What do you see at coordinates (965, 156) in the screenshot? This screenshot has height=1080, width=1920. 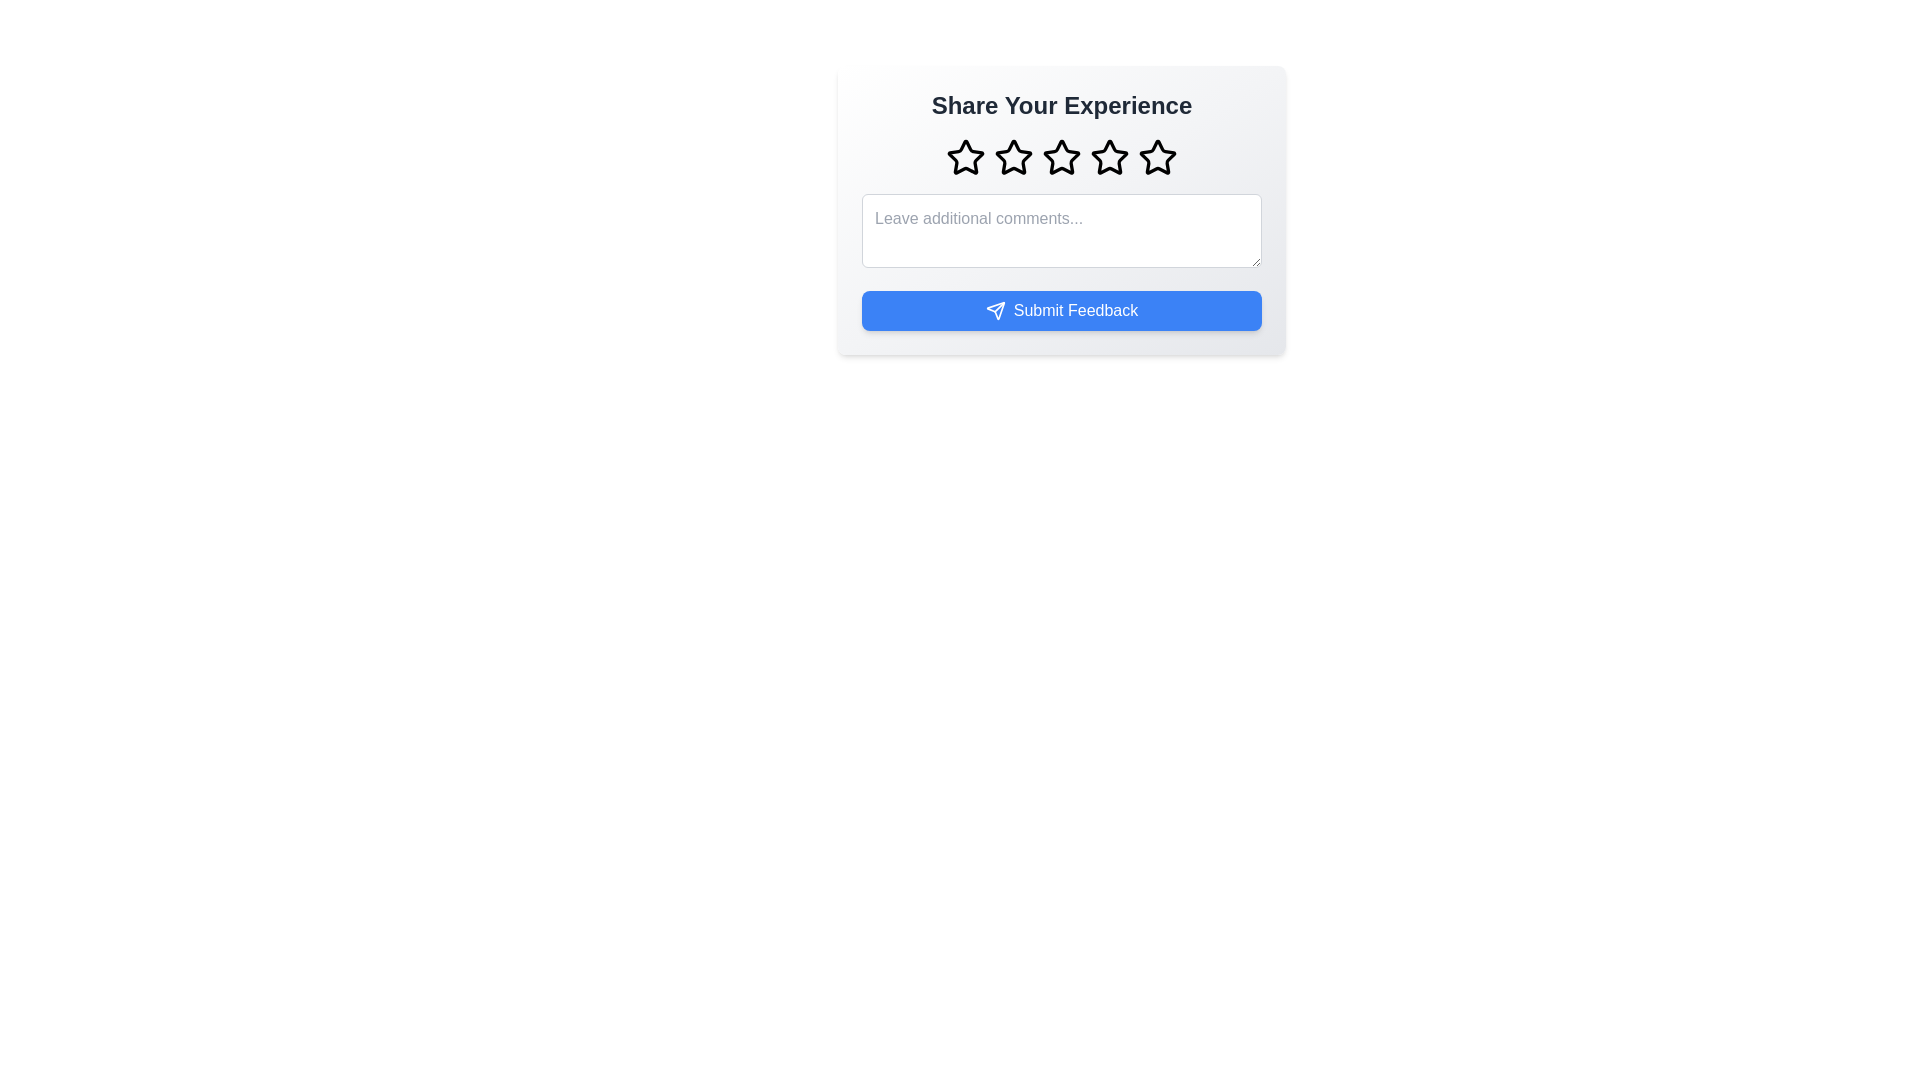 I see `the first star icon in the horizontal row of rating stars` at bounding box center [965, 156].